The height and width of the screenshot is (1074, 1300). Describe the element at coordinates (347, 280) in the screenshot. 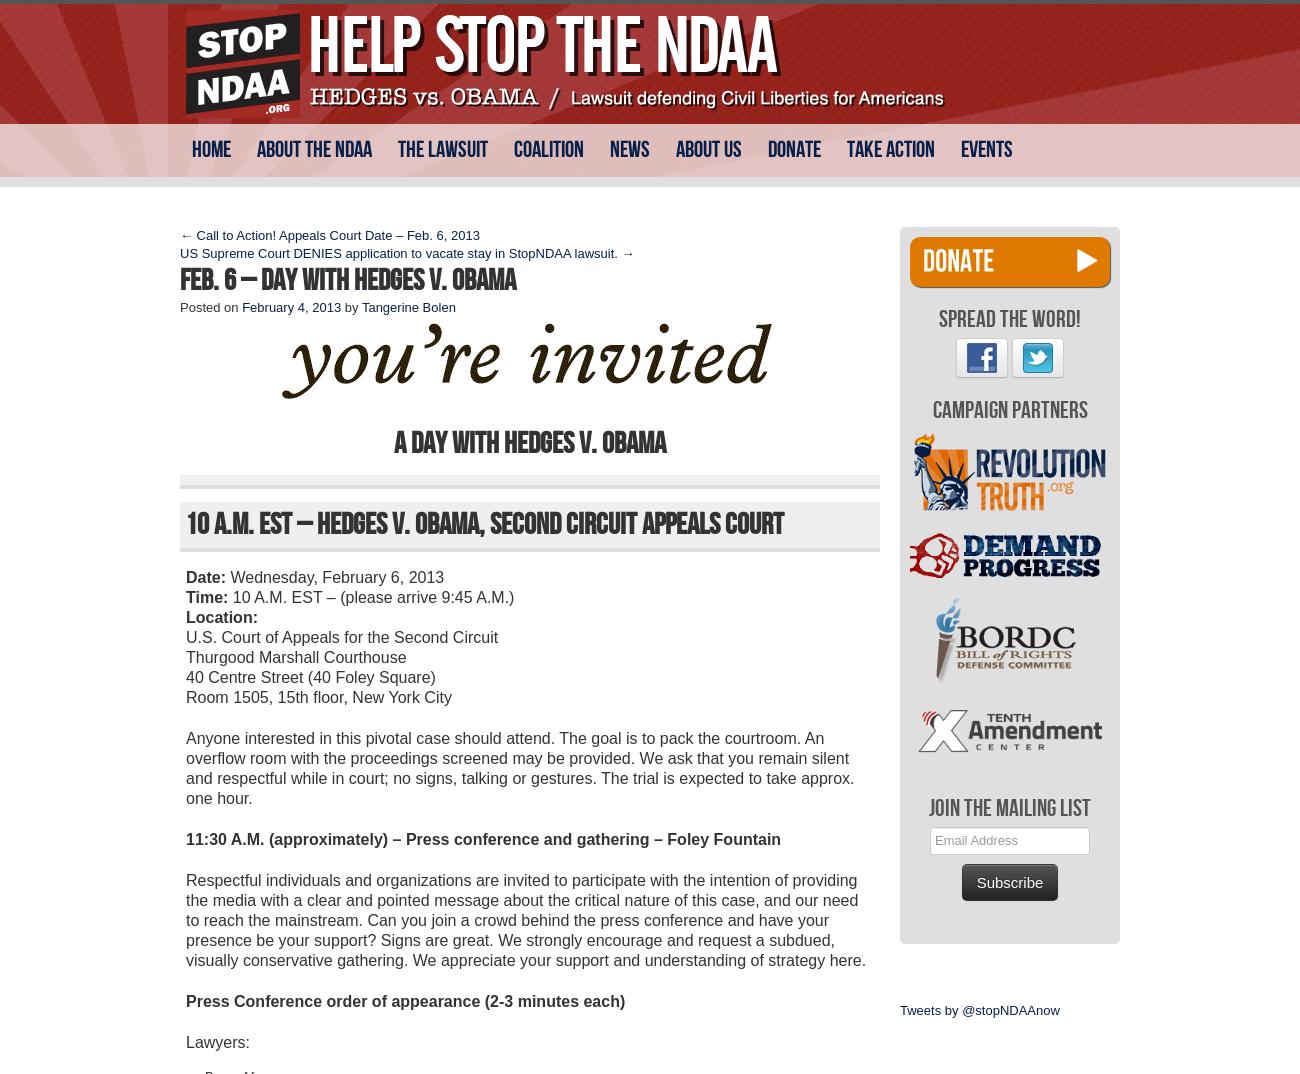

I see `'Feb. 6 – Day with Hedges v. Obama'` at that location.